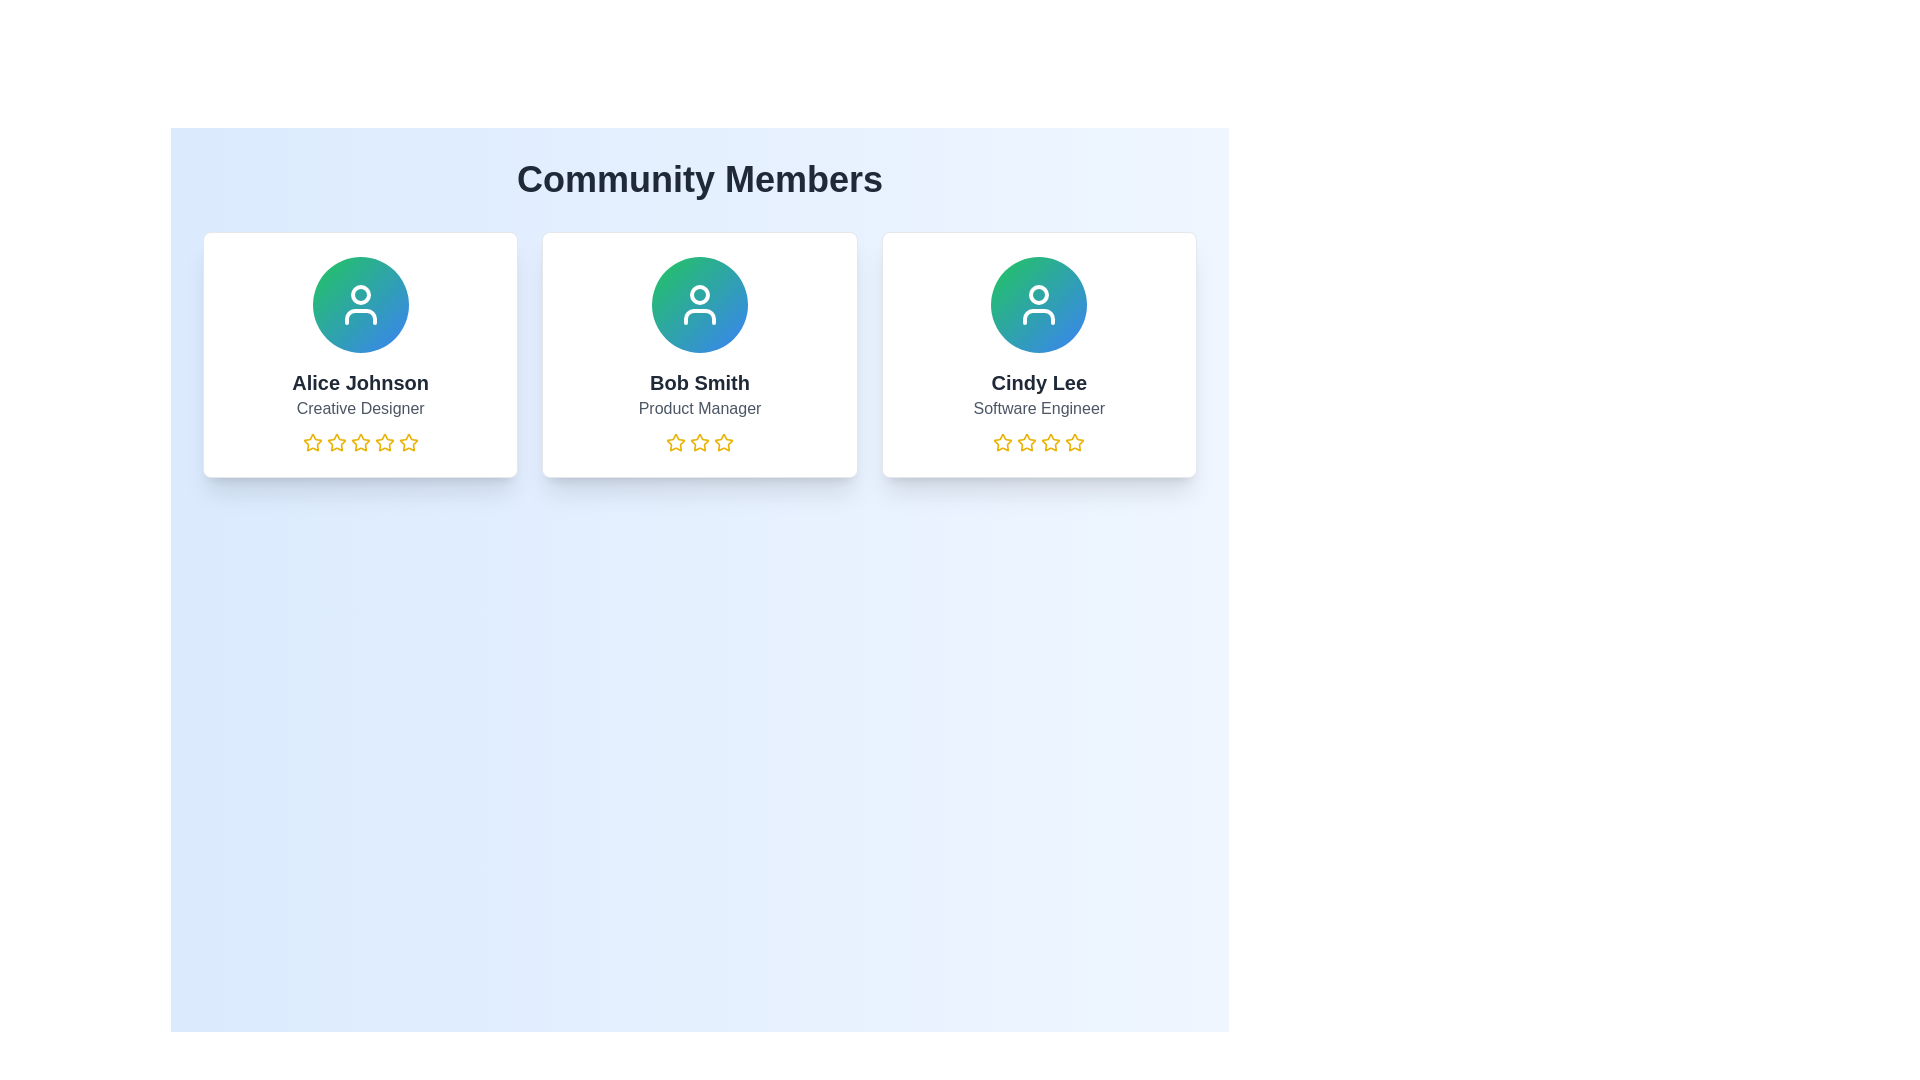 The height and width of the screenshot is (1080, 1920). What do you see at coordinates (700, 442) in the screenshot?
I see `on the third star-shaped rating indicator icon outlined in yellow, located under the profile of 'Bob Smith'` at bounding box center [700, 442].